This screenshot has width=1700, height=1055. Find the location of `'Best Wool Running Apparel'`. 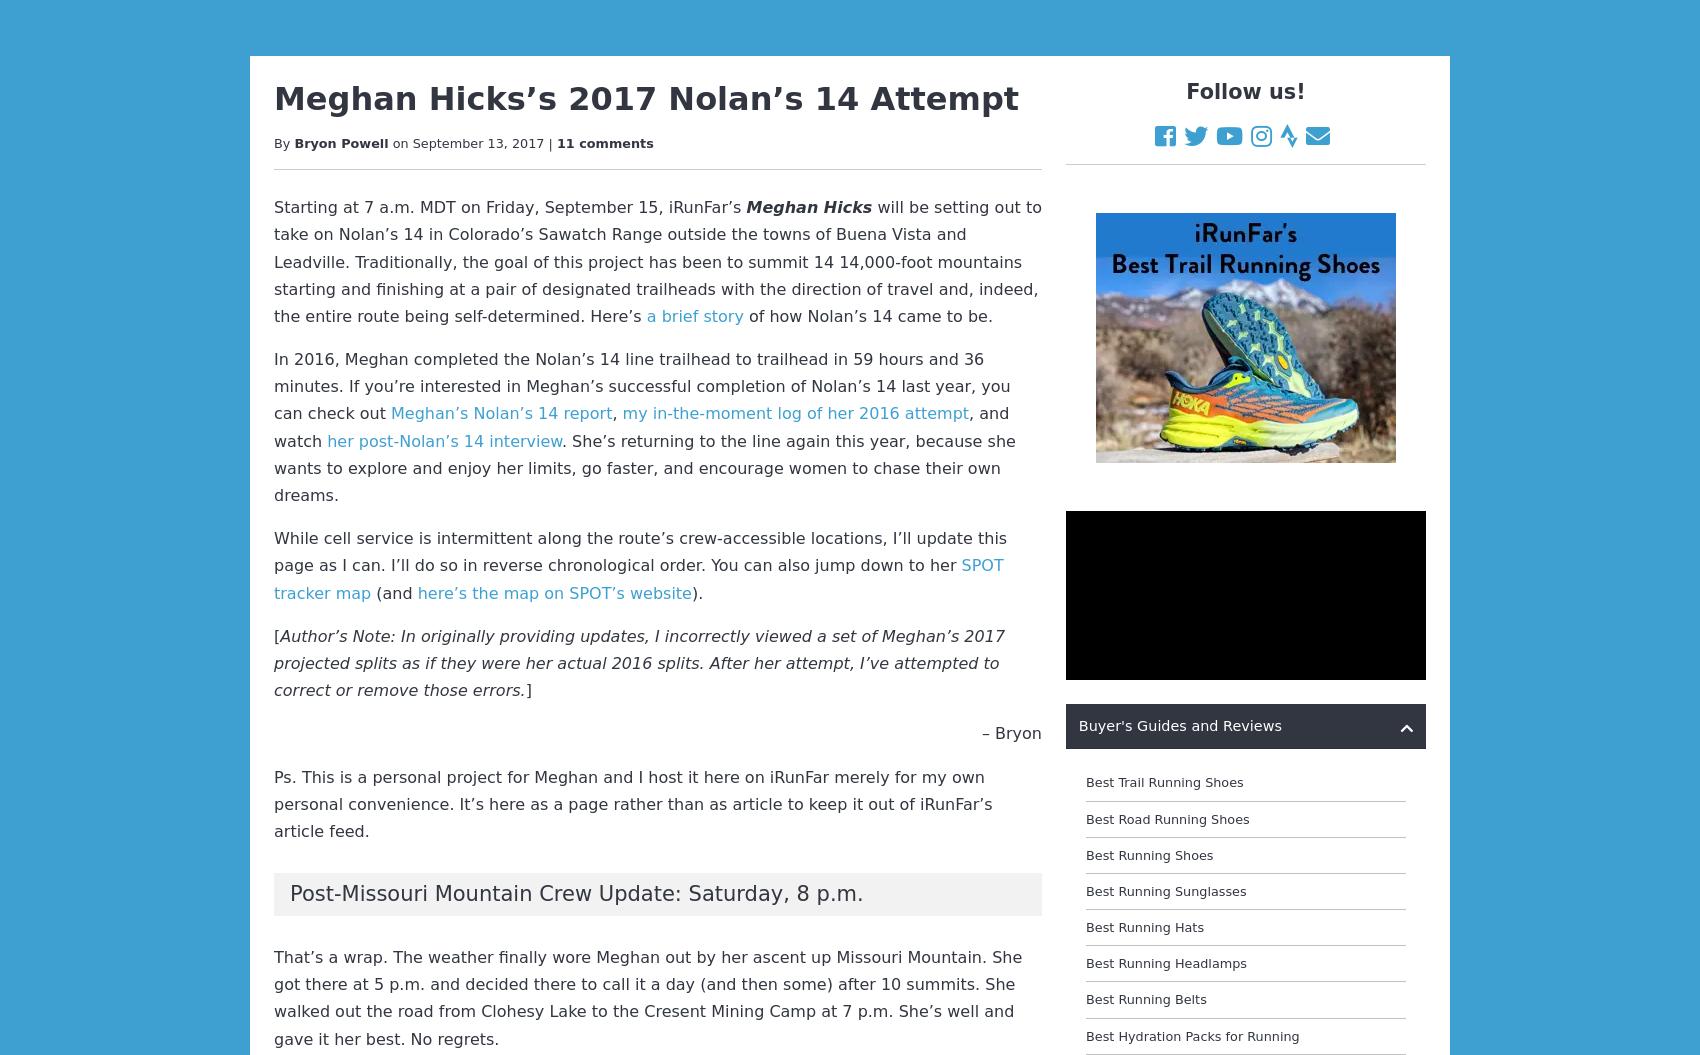

'Best Wool Running Apparel' is located at coordinates (1171, 59).